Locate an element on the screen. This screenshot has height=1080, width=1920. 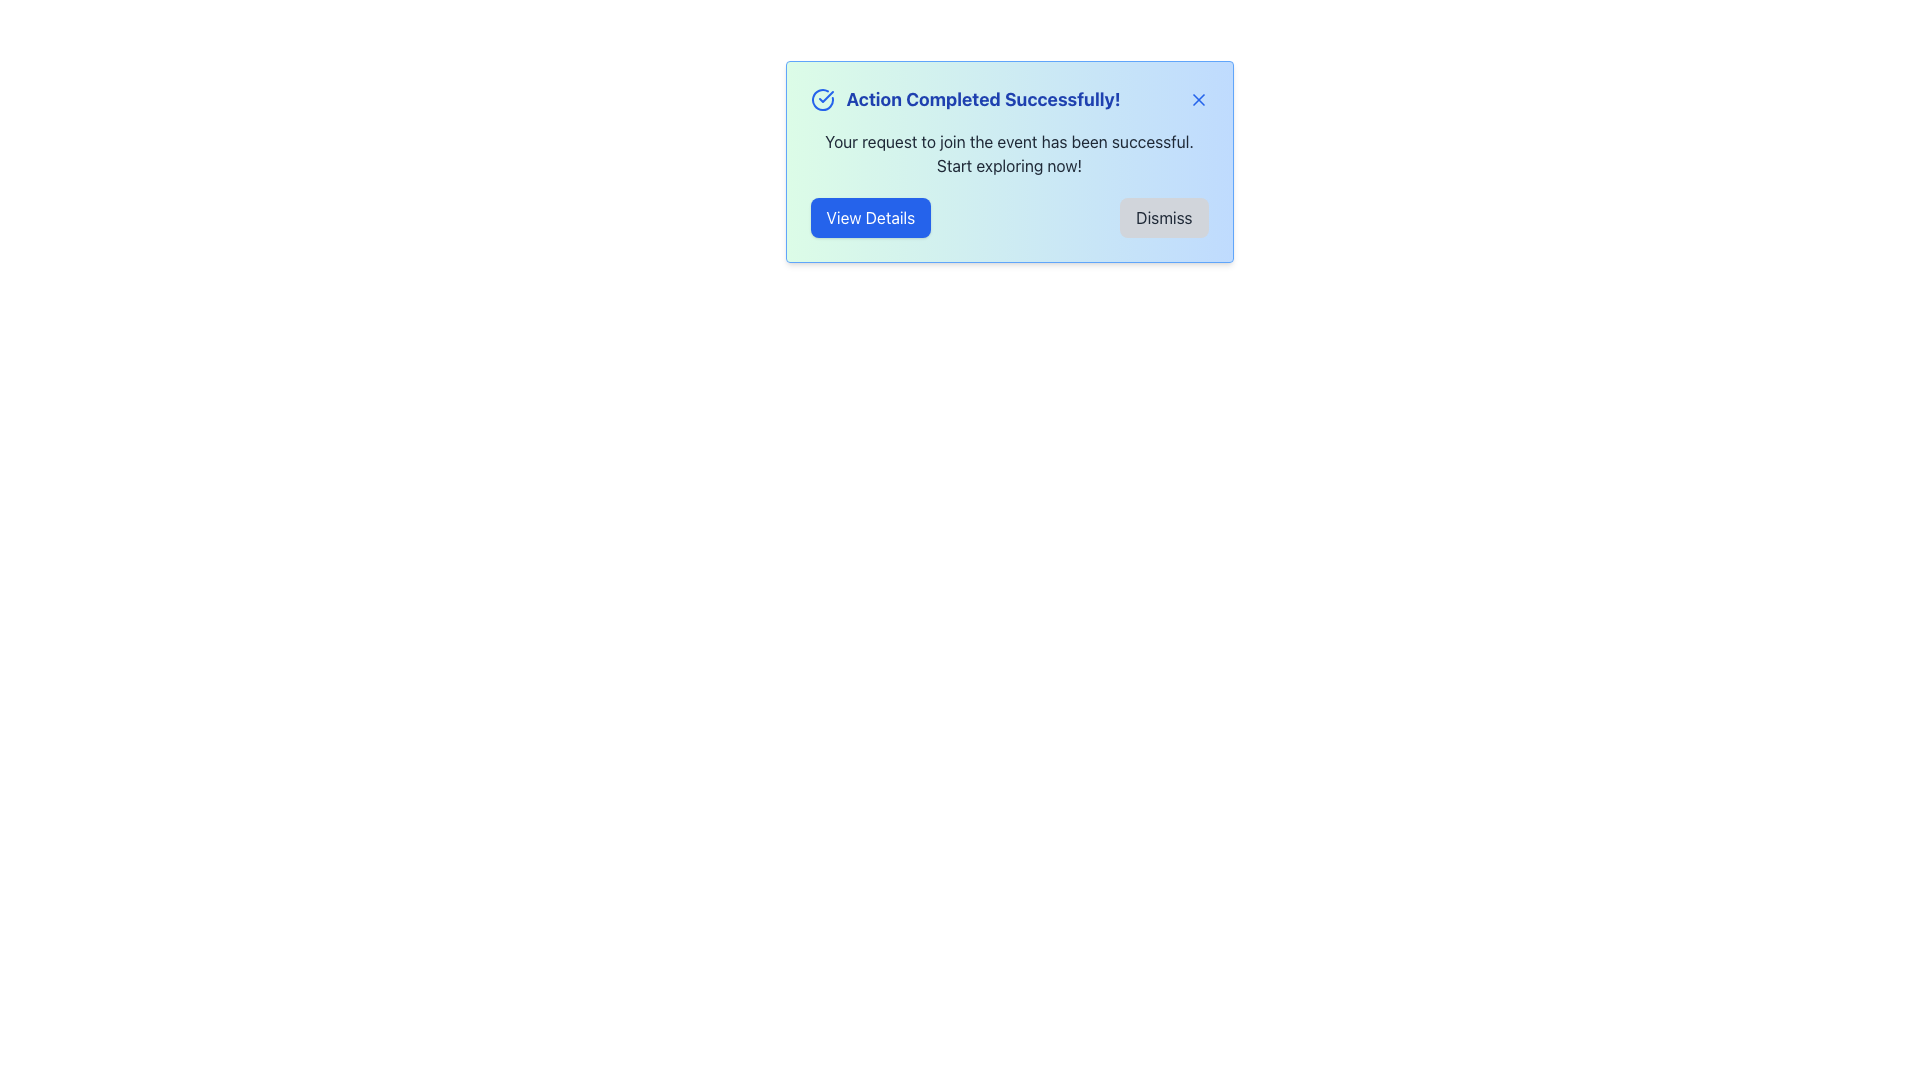
the 'View Details' button located at the bottom-left corner of the popup is located at coordinates (870, 218).